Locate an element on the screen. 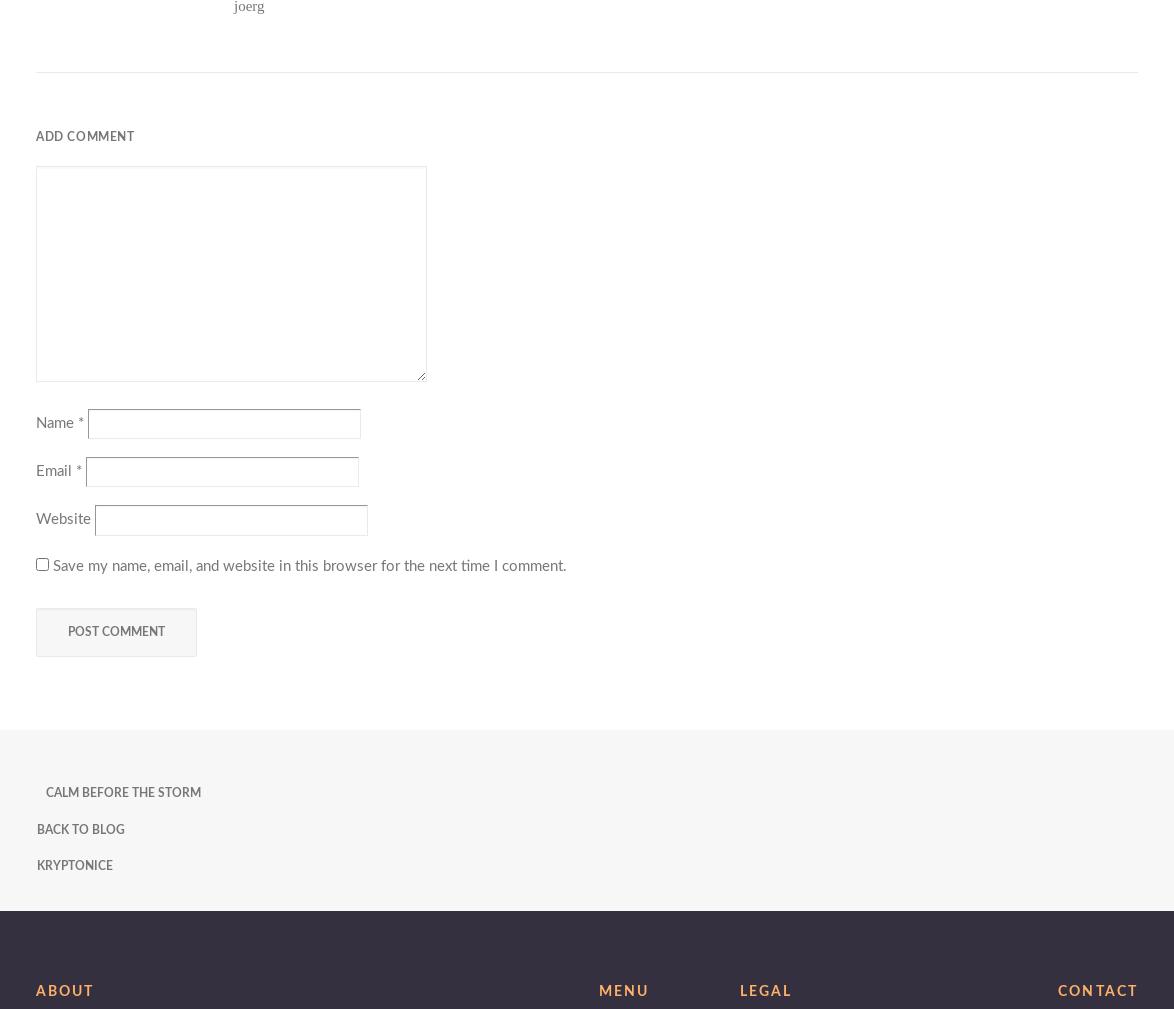 This screenshot has height=1009, width=1174. 'Website' is located at coordinates (63, 519).